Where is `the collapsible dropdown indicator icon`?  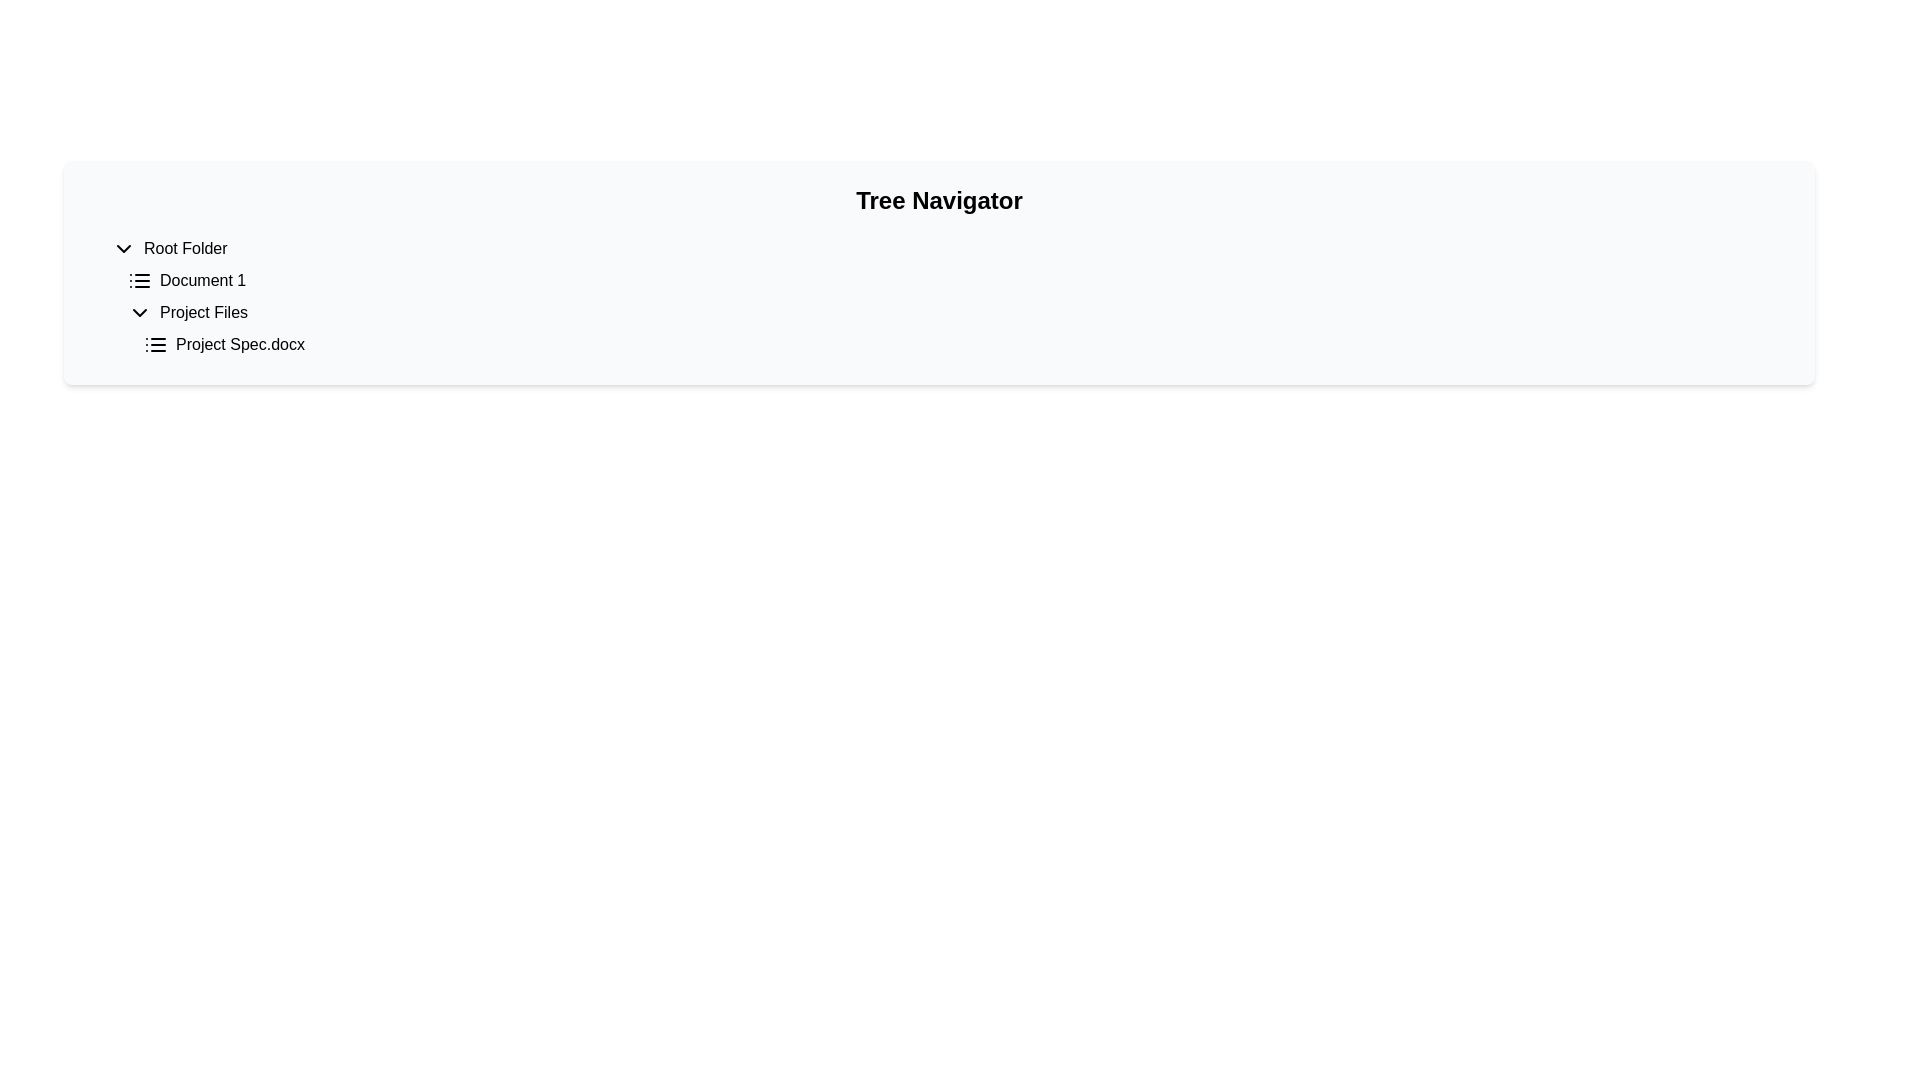
the collapsible dropdown indicator icon is located at coordinates (138, 312).